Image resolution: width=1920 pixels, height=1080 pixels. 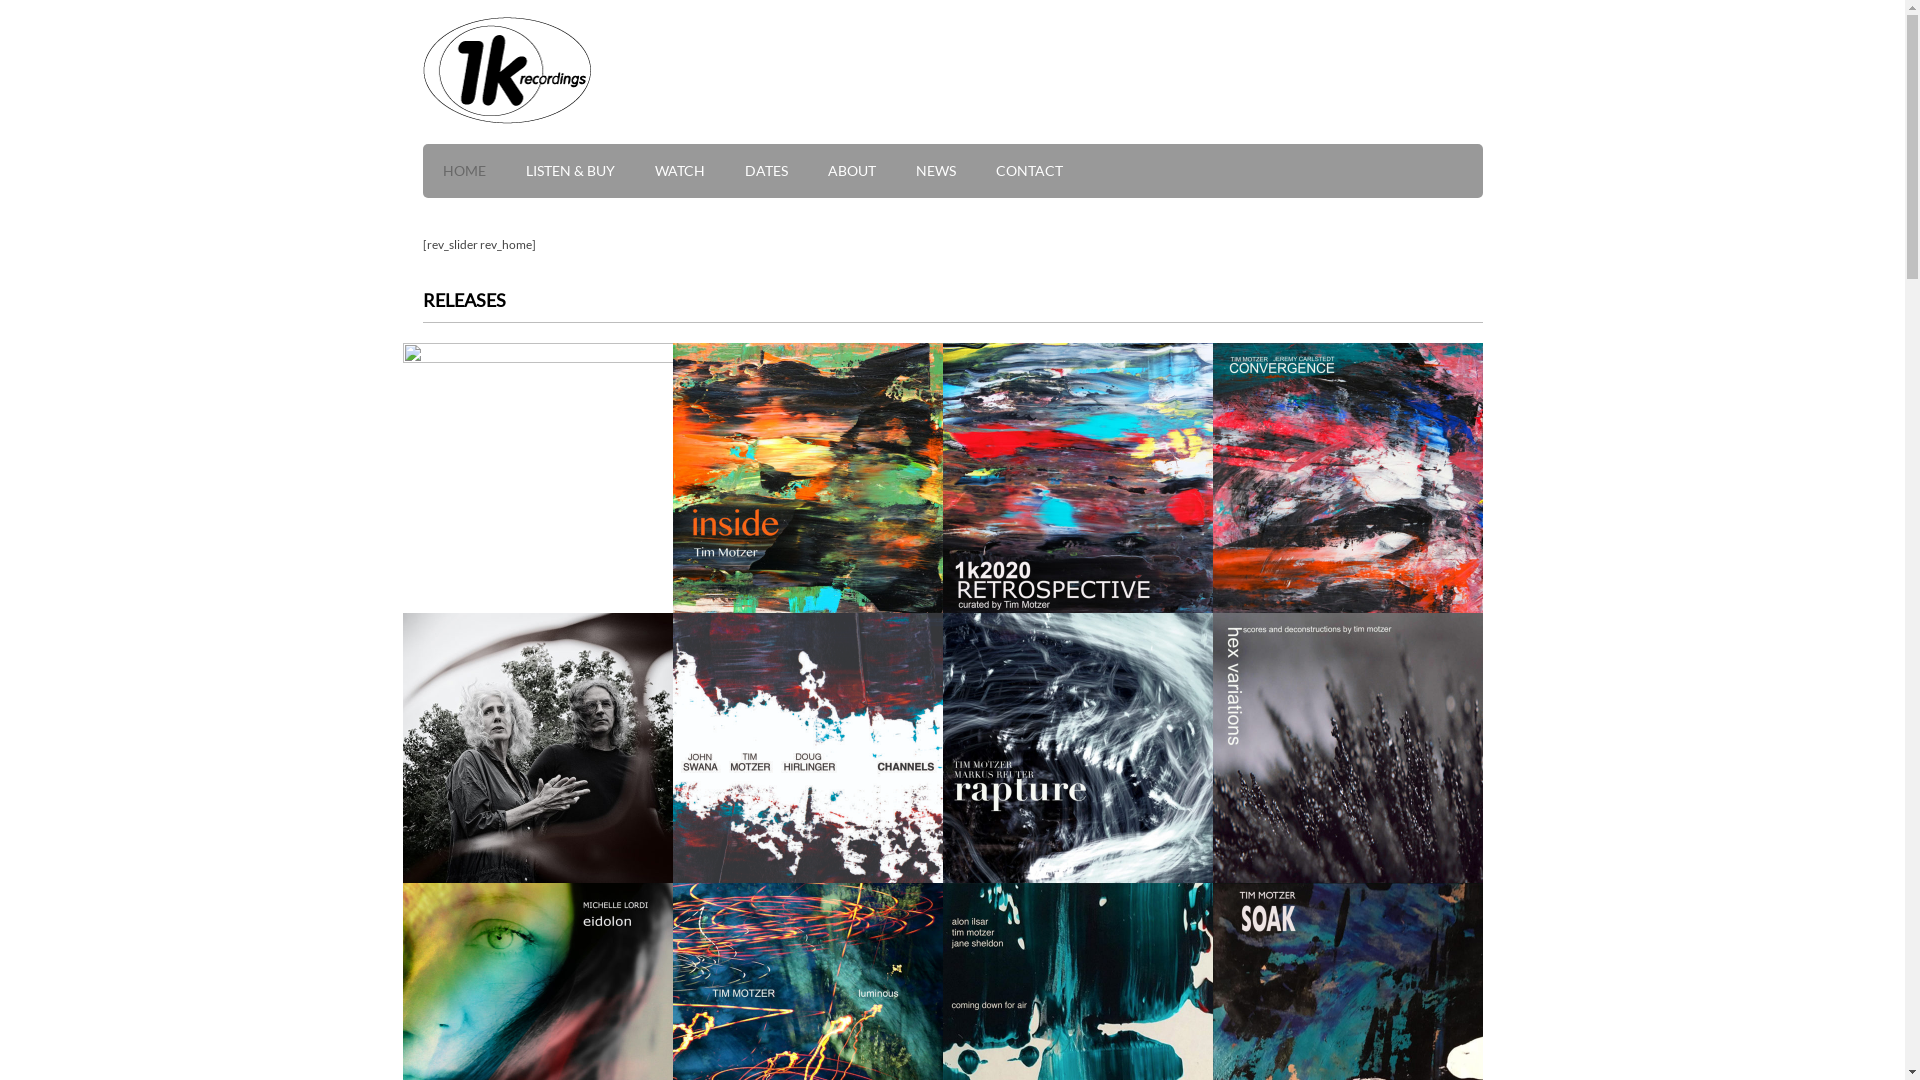 What do you see at coordinates (483, 181) in the screenshot?
I see `'HOME'` at bounding box center [483, 181].